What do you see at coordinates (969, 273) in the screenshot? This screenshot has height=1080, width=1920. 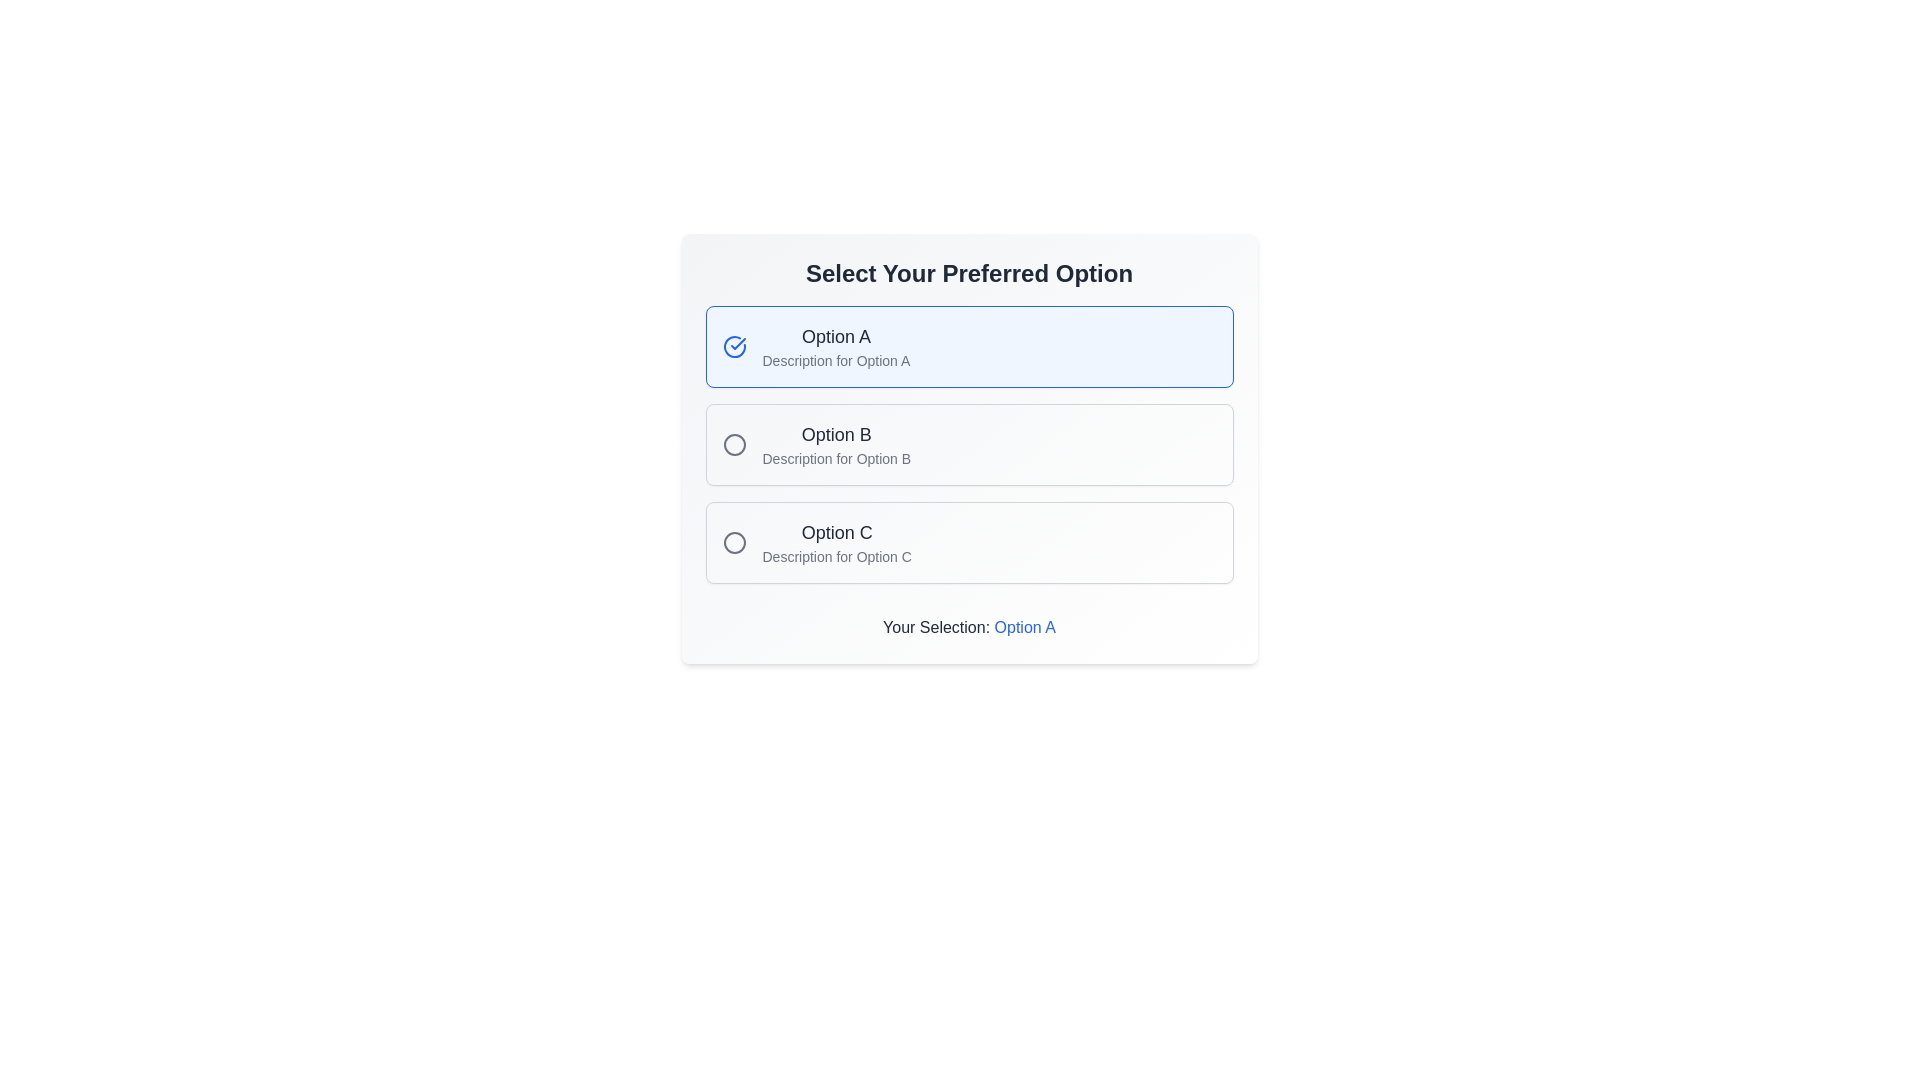 I see `on the prominently styled text 'Select Your Preferred Option'` at bounding box center [969, 273].